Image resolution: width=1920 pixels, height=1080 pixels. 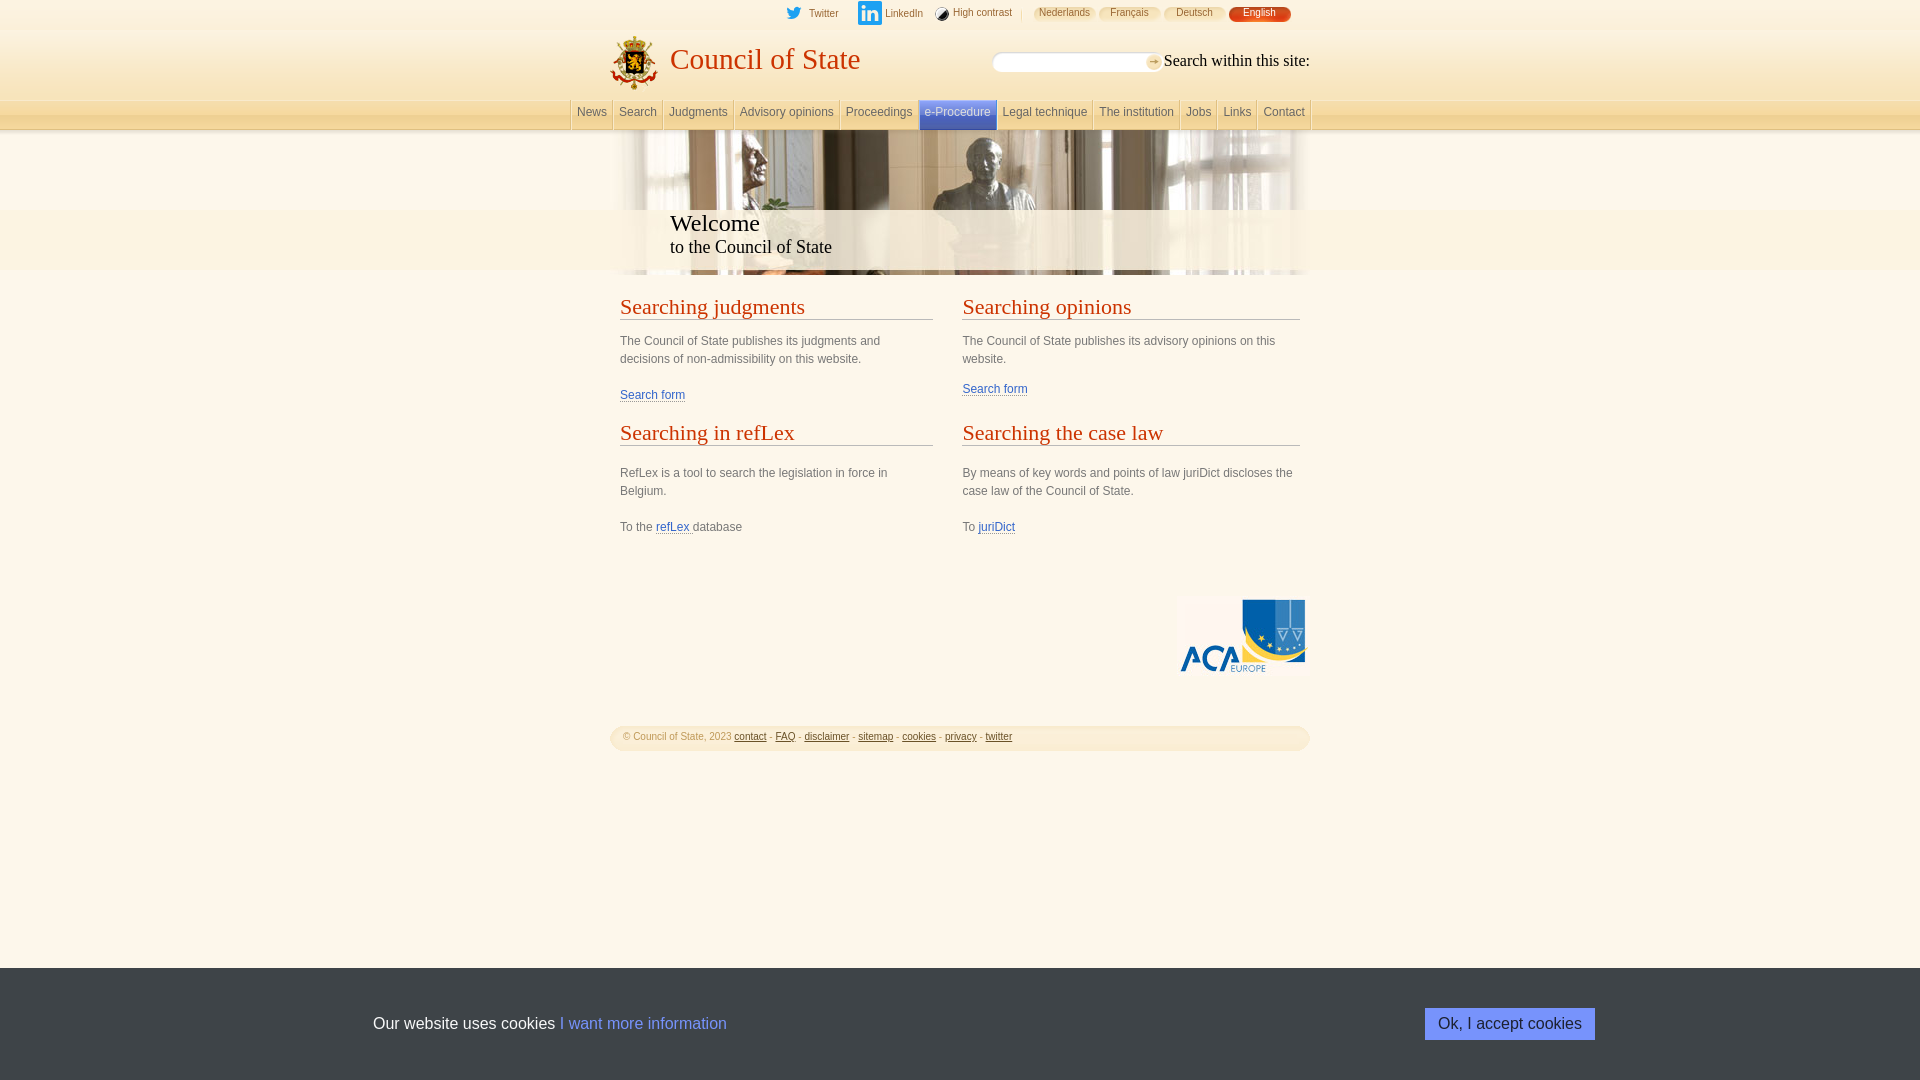 I want to click on 'sitemap', so click(x=858, y=736).